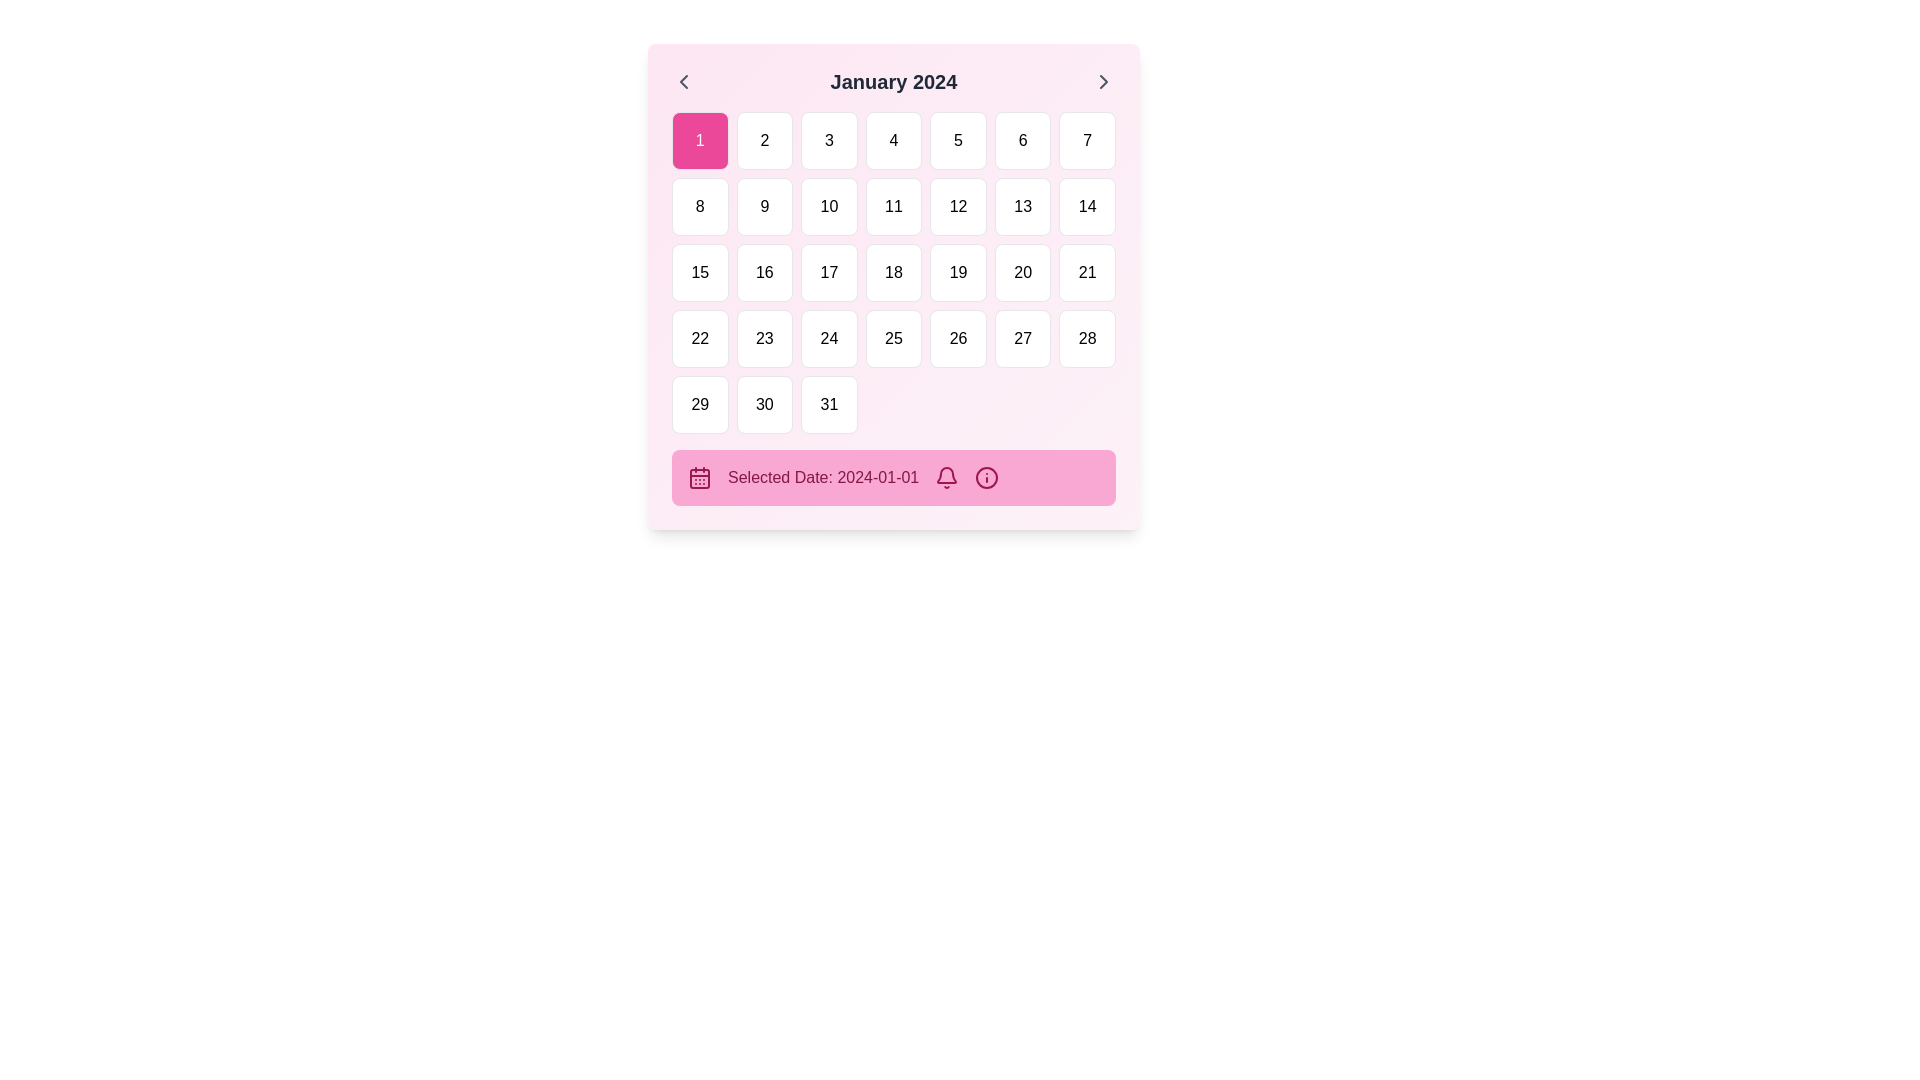  Describe the element at coordinates (1086, 207) in the screenshot. I see `the selectable date button for January 14th, 2024 in the calendar interface` at that location.